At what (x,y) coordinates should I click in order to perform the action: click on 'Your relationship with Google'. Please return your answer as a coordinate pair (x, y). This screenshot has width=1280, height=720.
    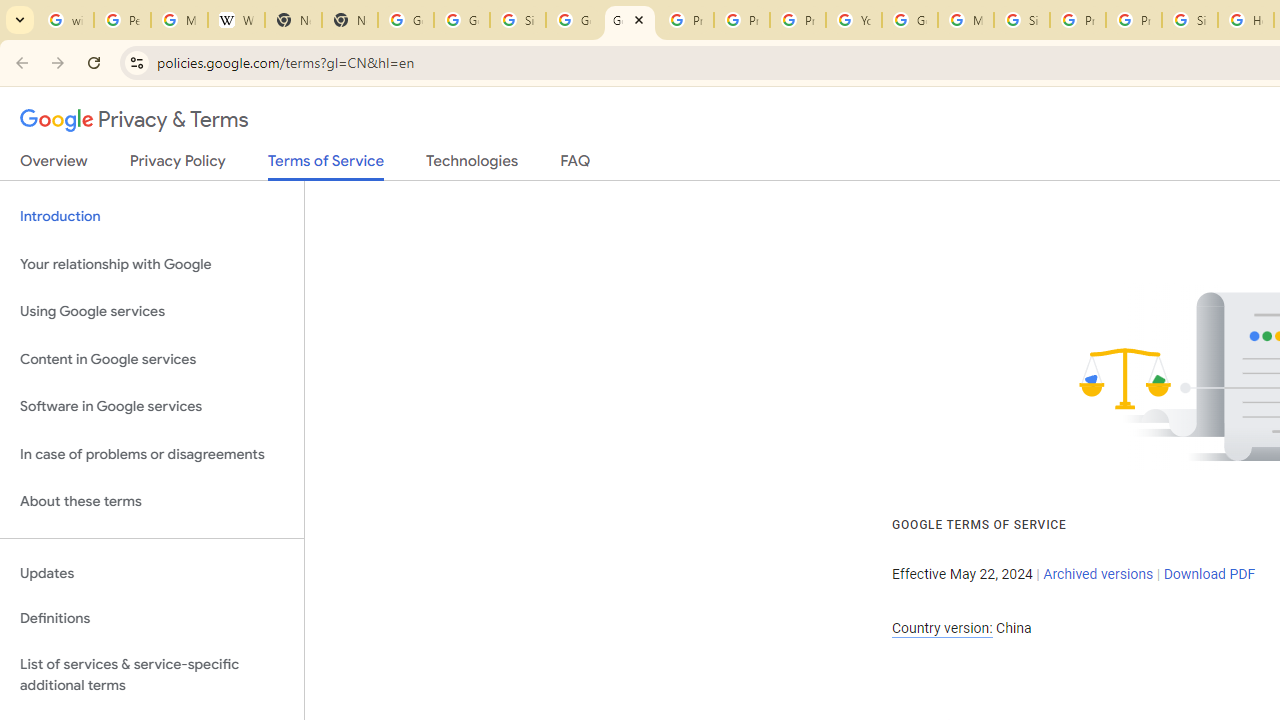
    Looking at the image, I should click on (151, 263).